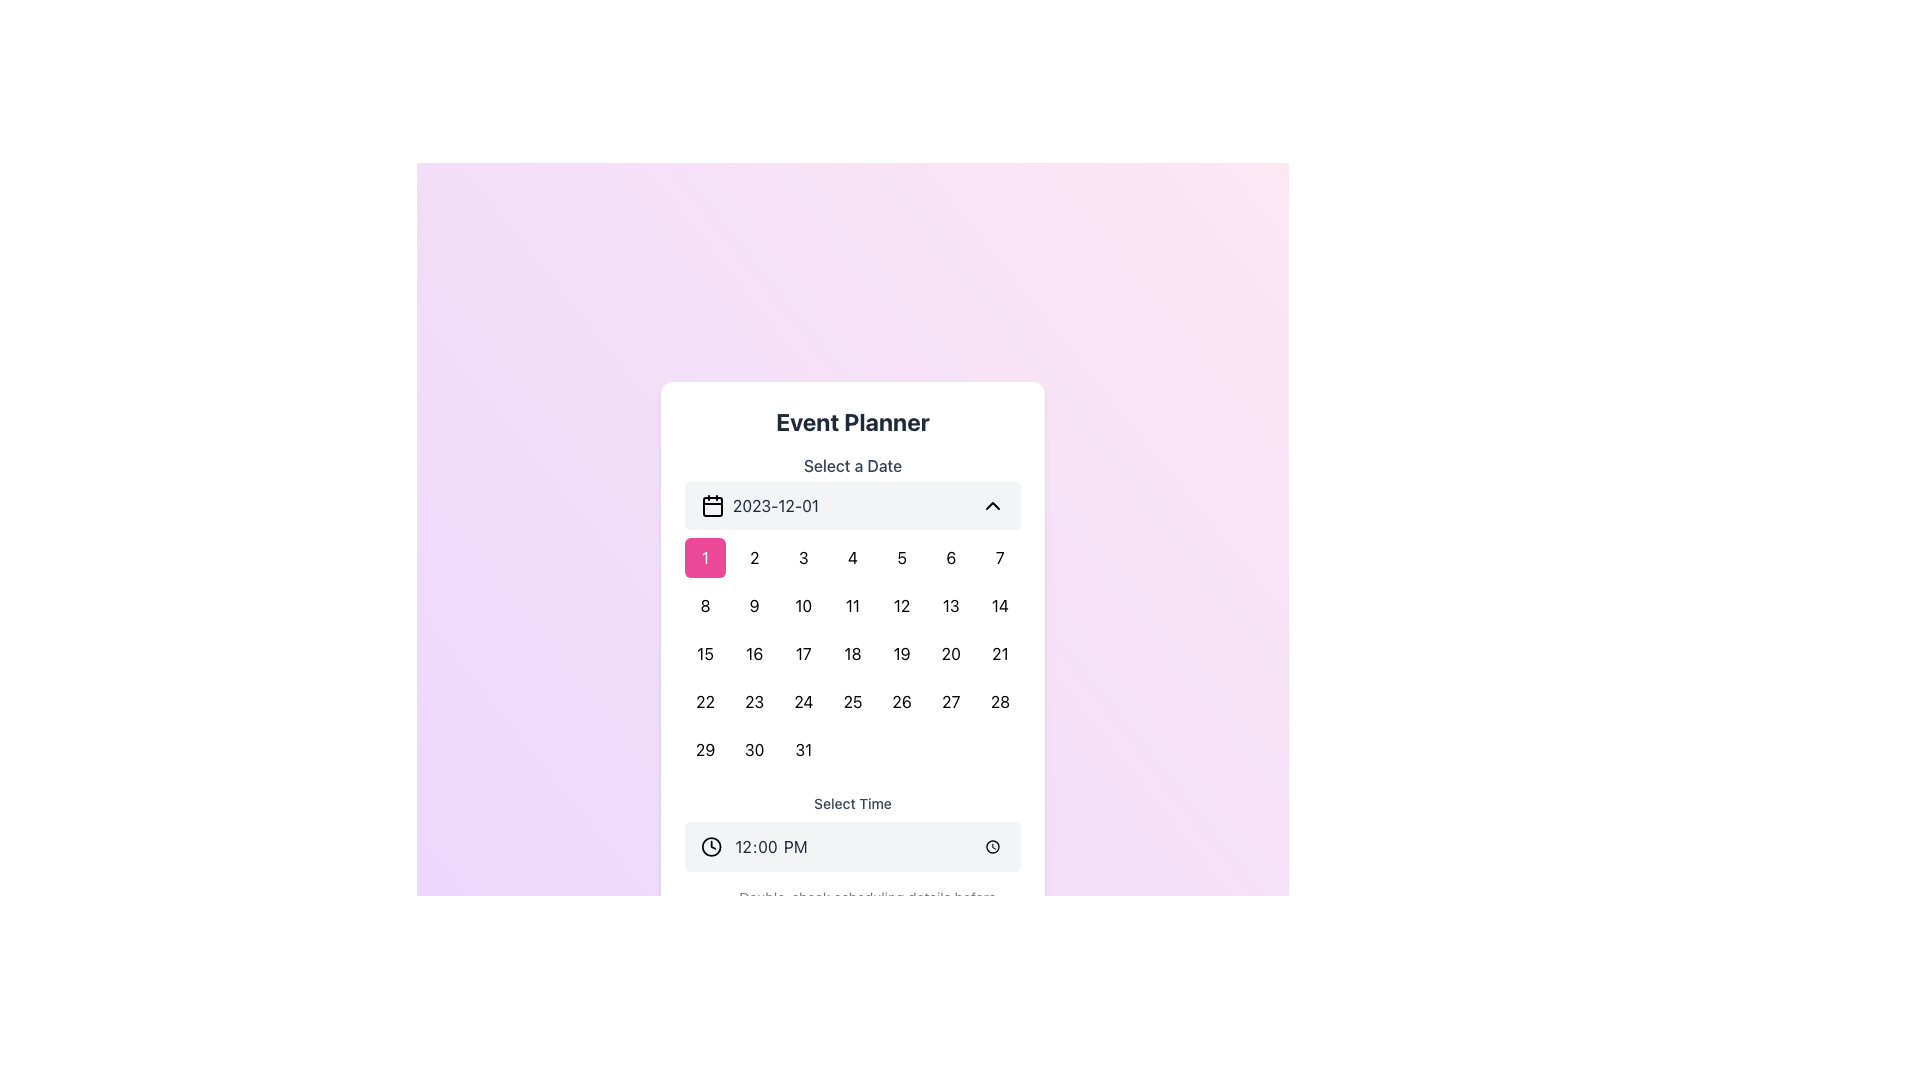 This screenshot has height=1080, width=1920. Describe the element at coordinates (711, 847) in the screenshot. I see `the clock icon in the 'Select Time' section, which features a circular outline and hands indicating time` at that location.